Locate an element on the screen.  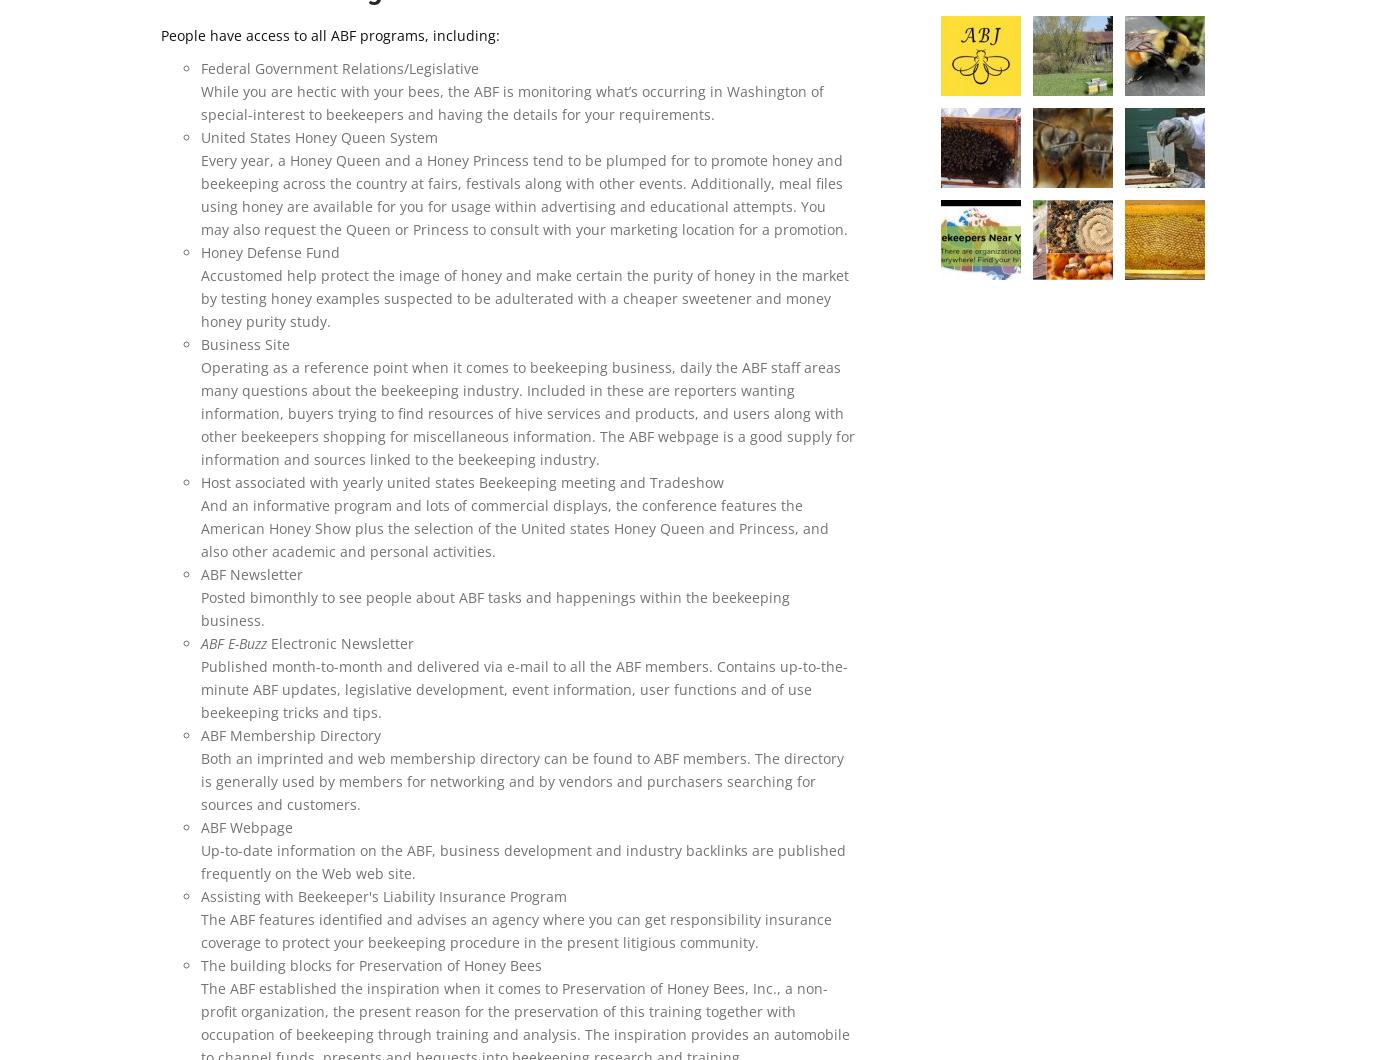
'Operating as a reference point when it comes to beekeeping business, daily the ABF staff areas many questions about the beekeeping industry. Included in these are reporters wanting information, buyers trying to find resources of hive services and products, and users along with other beekeepers shopping for miscellaneous information. The ABF webpage is a good supply for information and sources linked to the beekeeping industry.' is located at coordinates (527, 412).